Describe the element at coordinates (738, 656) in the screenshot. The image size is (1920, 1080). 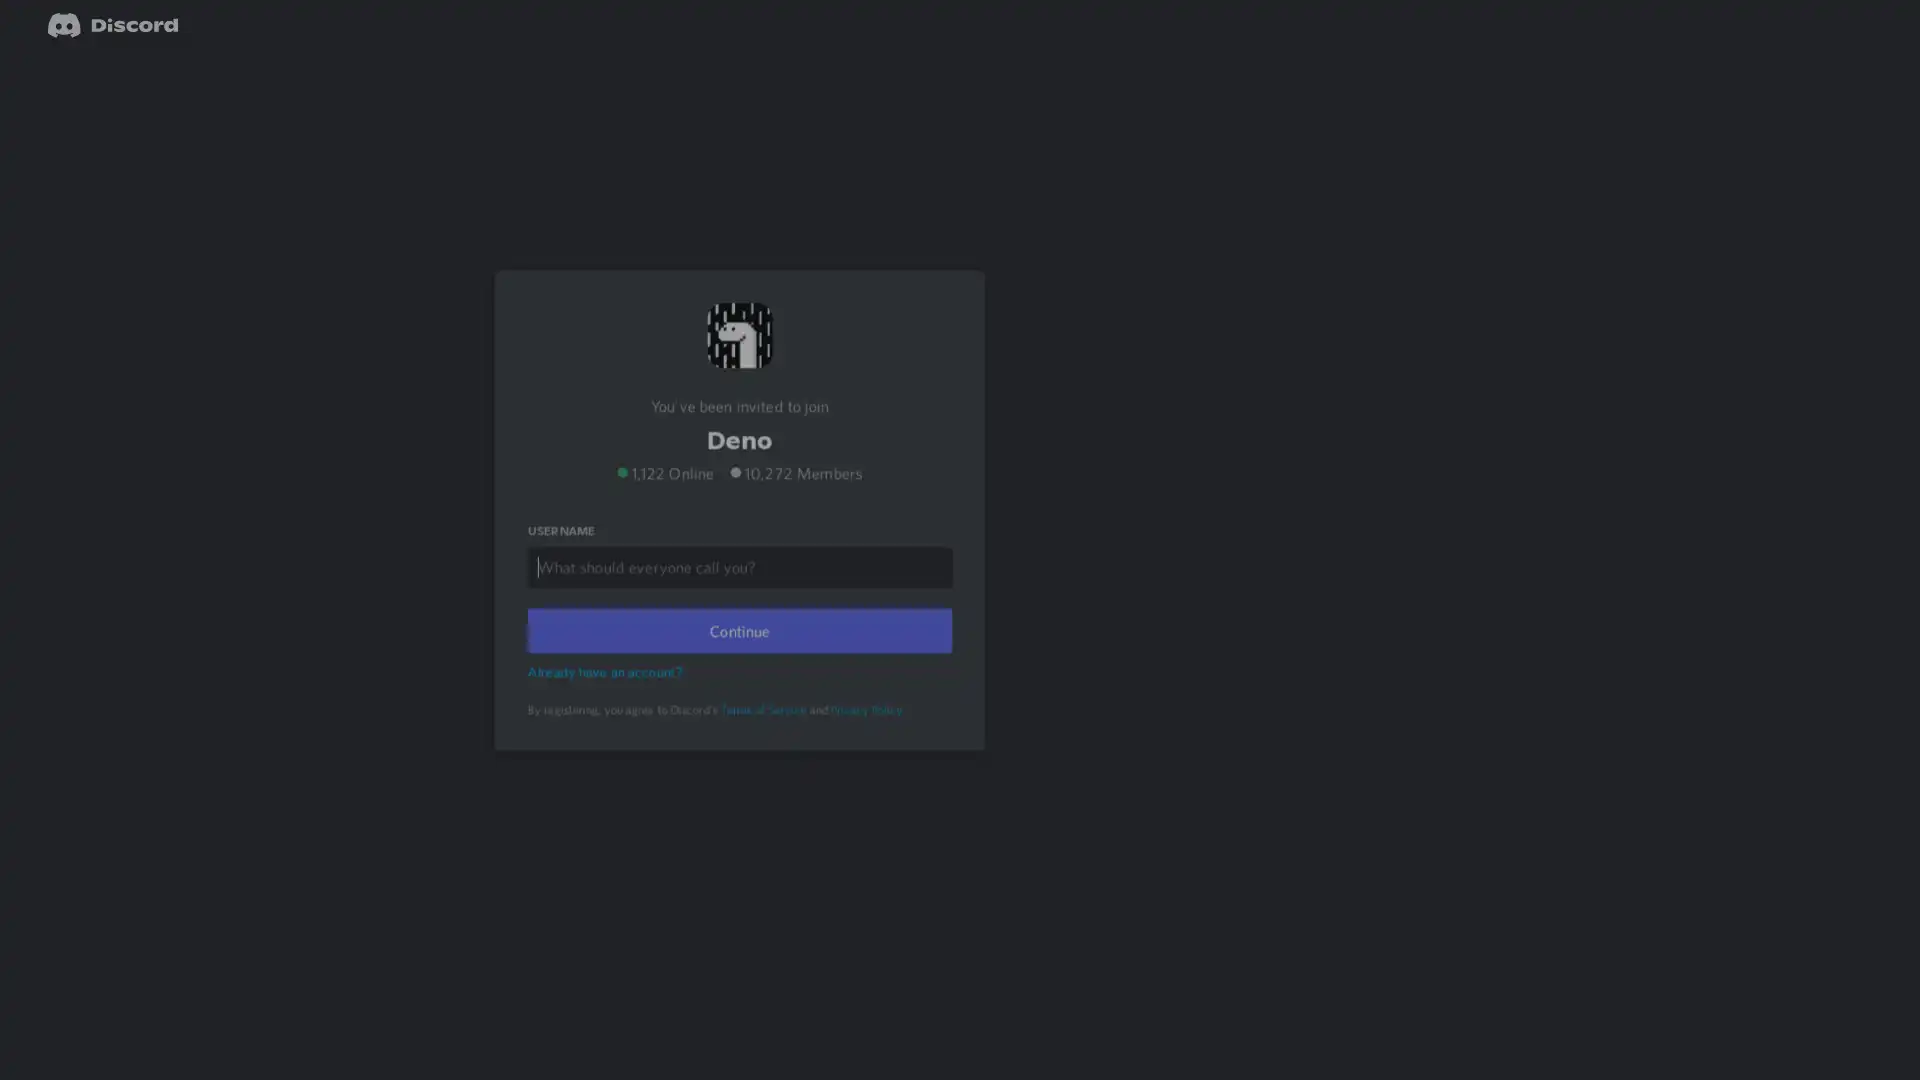
I see `Continue` at that location.